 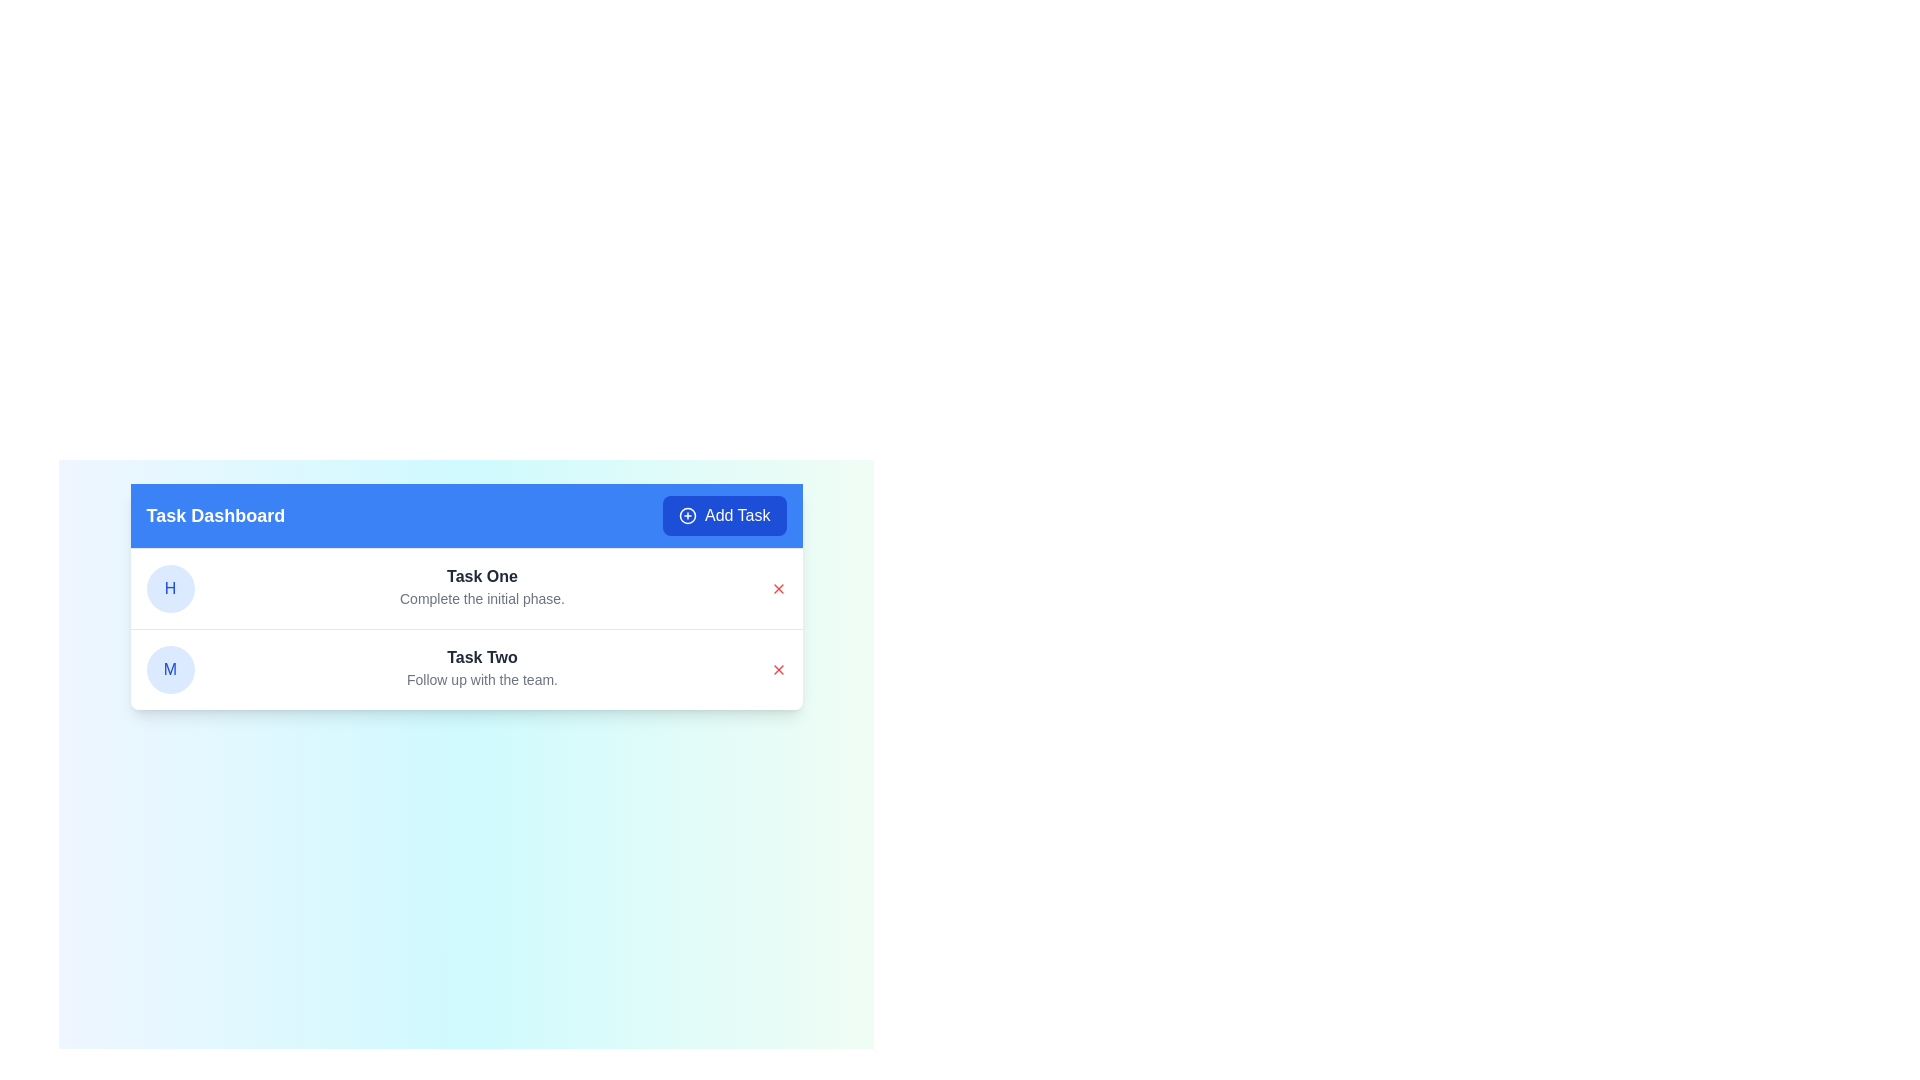 What do you see at coordinates (482, 658) in the screenshot?
I see `the 'Task Two' text label, which is displayed in bold, dark-gray font and is the second task title in the task list` at bounding box center [482, 658].